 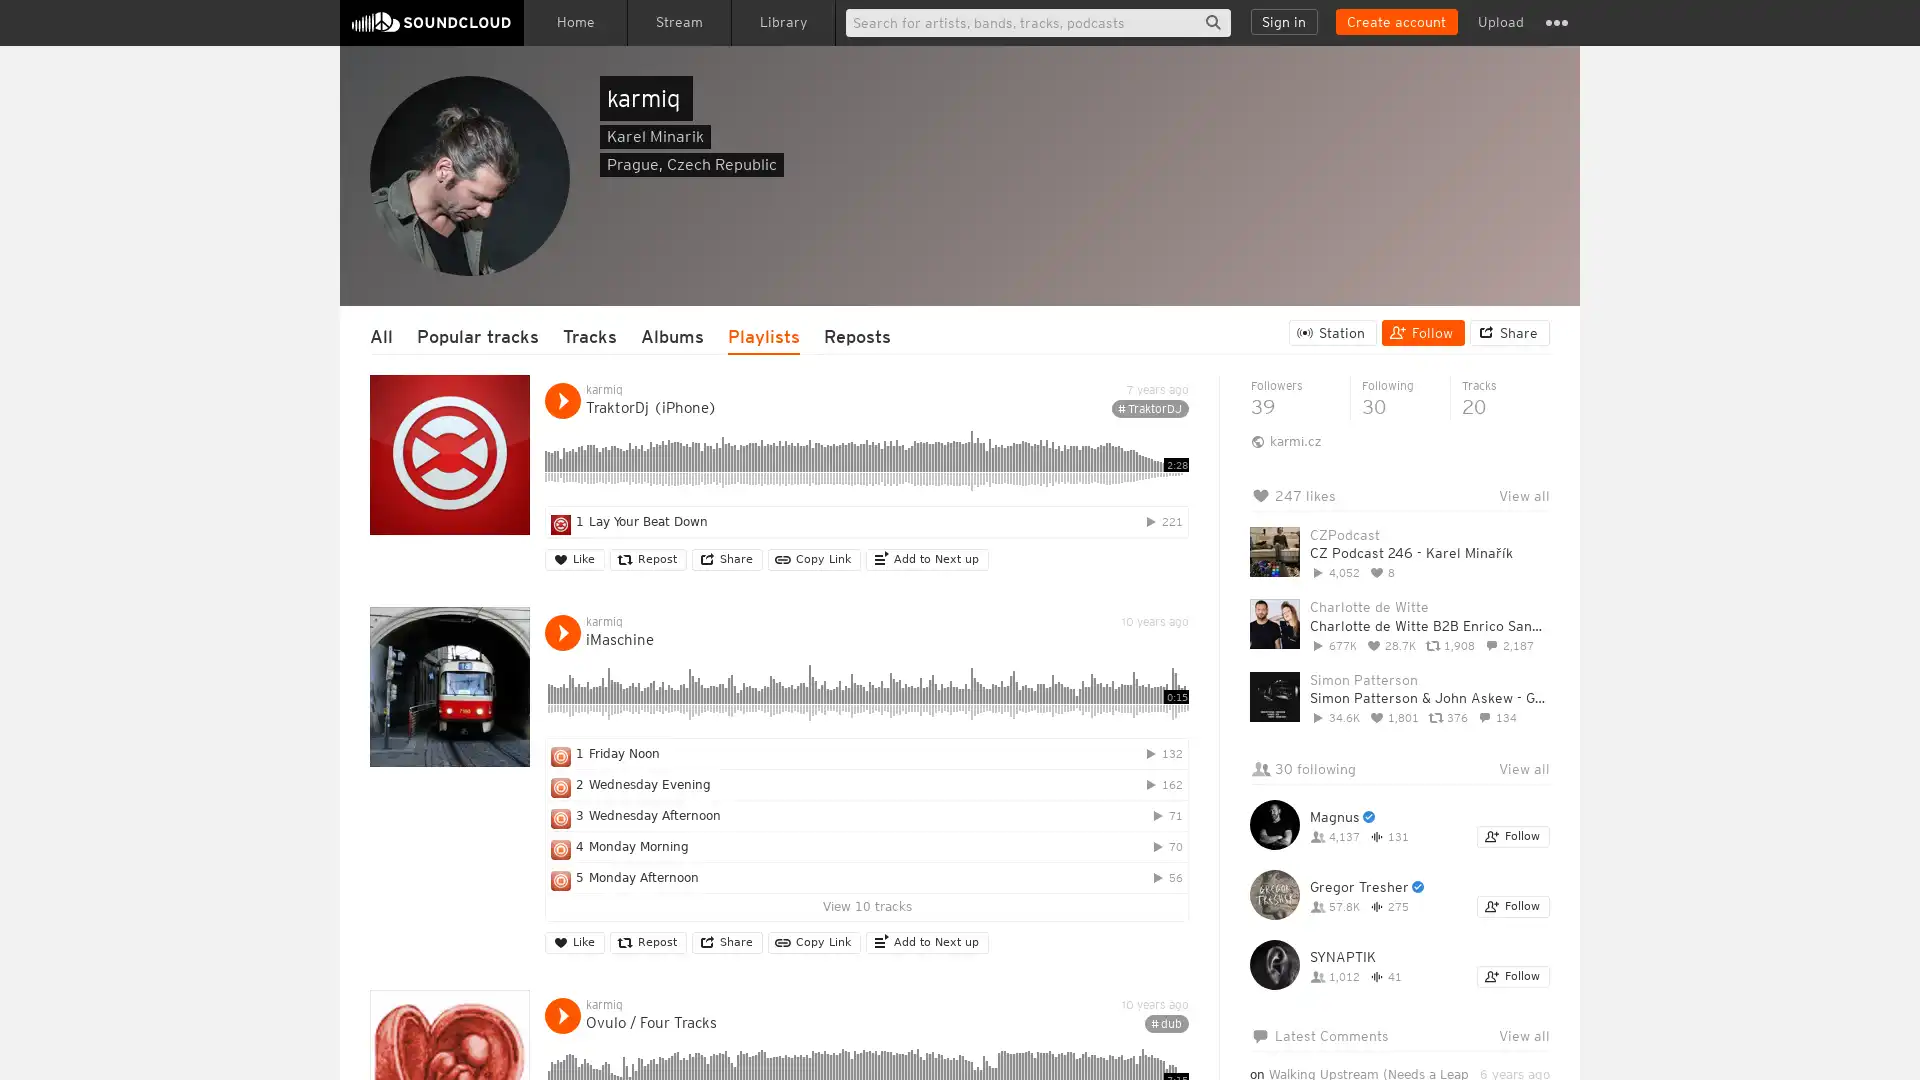 I want to click on Like, so click(x=574, y=559).